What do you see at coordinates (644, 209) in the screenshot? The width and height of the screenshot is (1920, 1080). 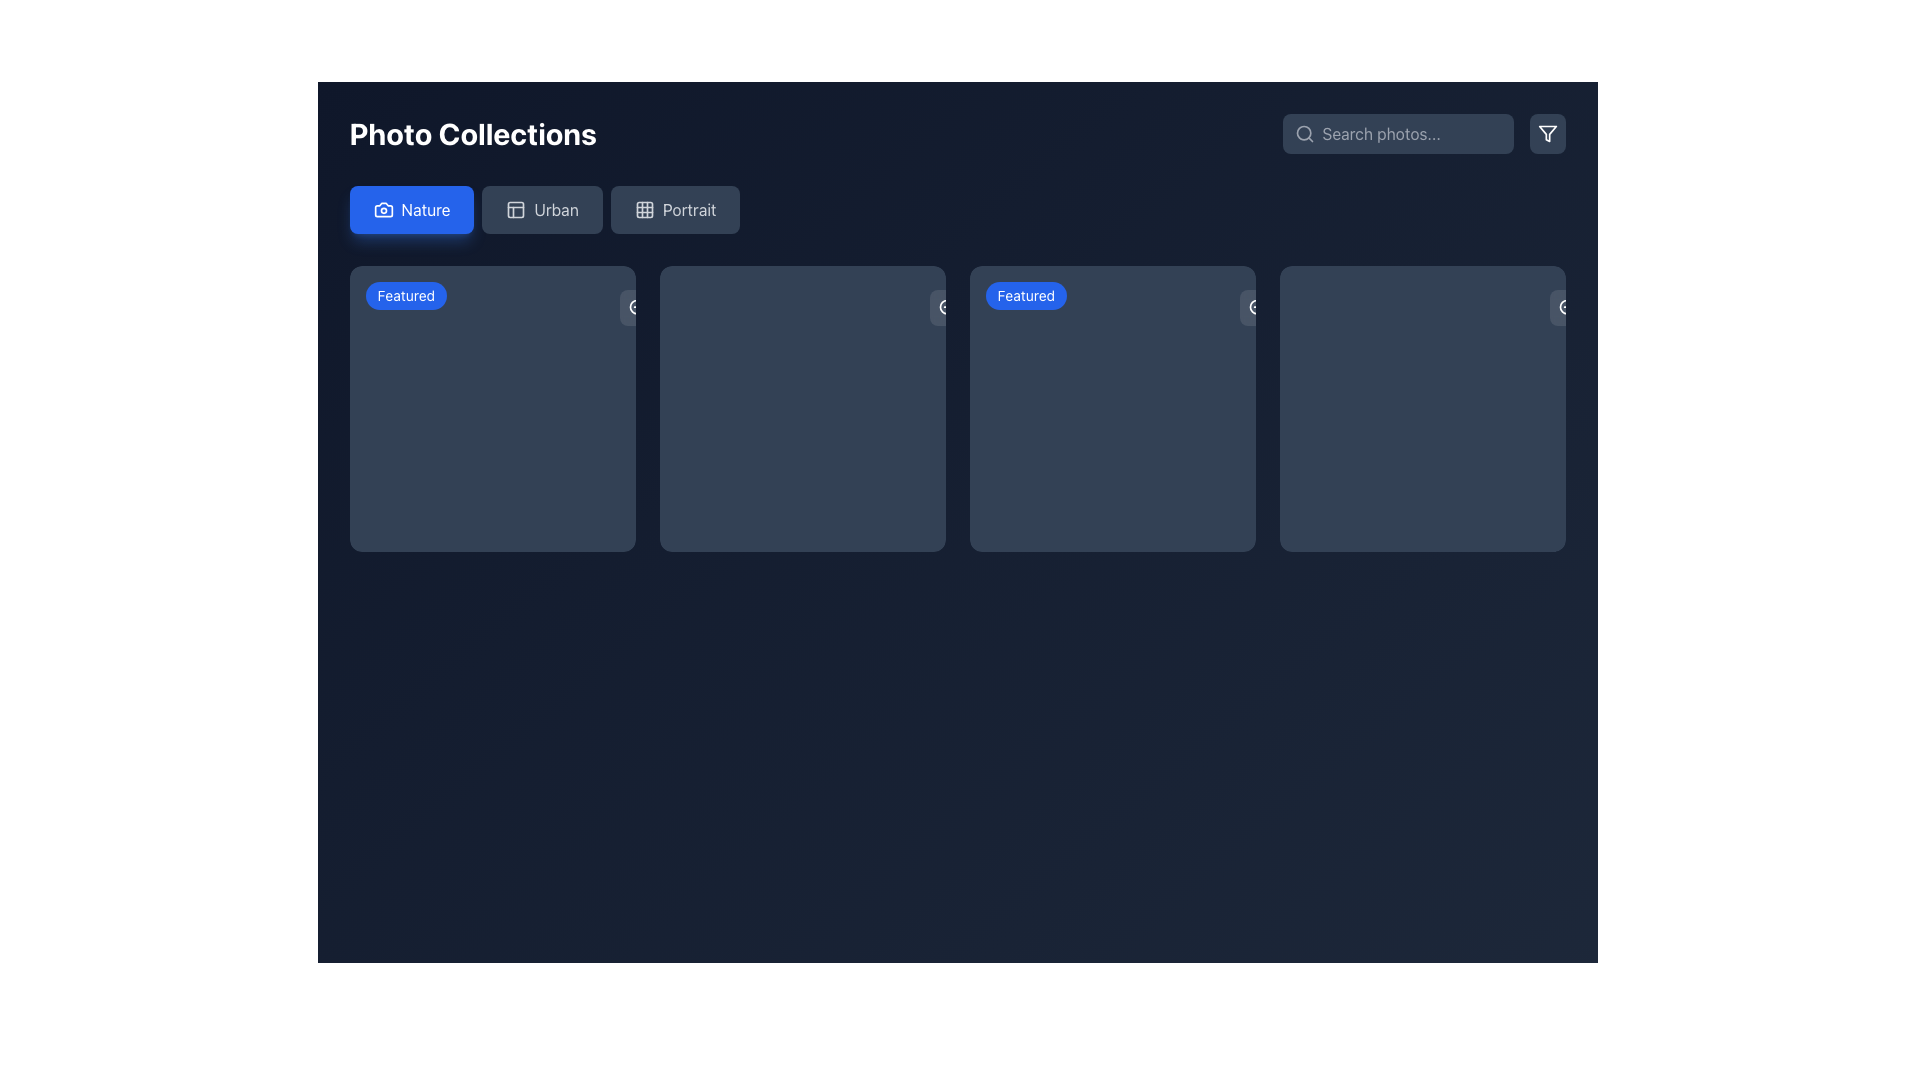 I see `the top-left square of the grid icon, which is part of a 3x3 grid located in the top-right corner of the interface, adjacent to the search bar` at bounding box center [644, 209].